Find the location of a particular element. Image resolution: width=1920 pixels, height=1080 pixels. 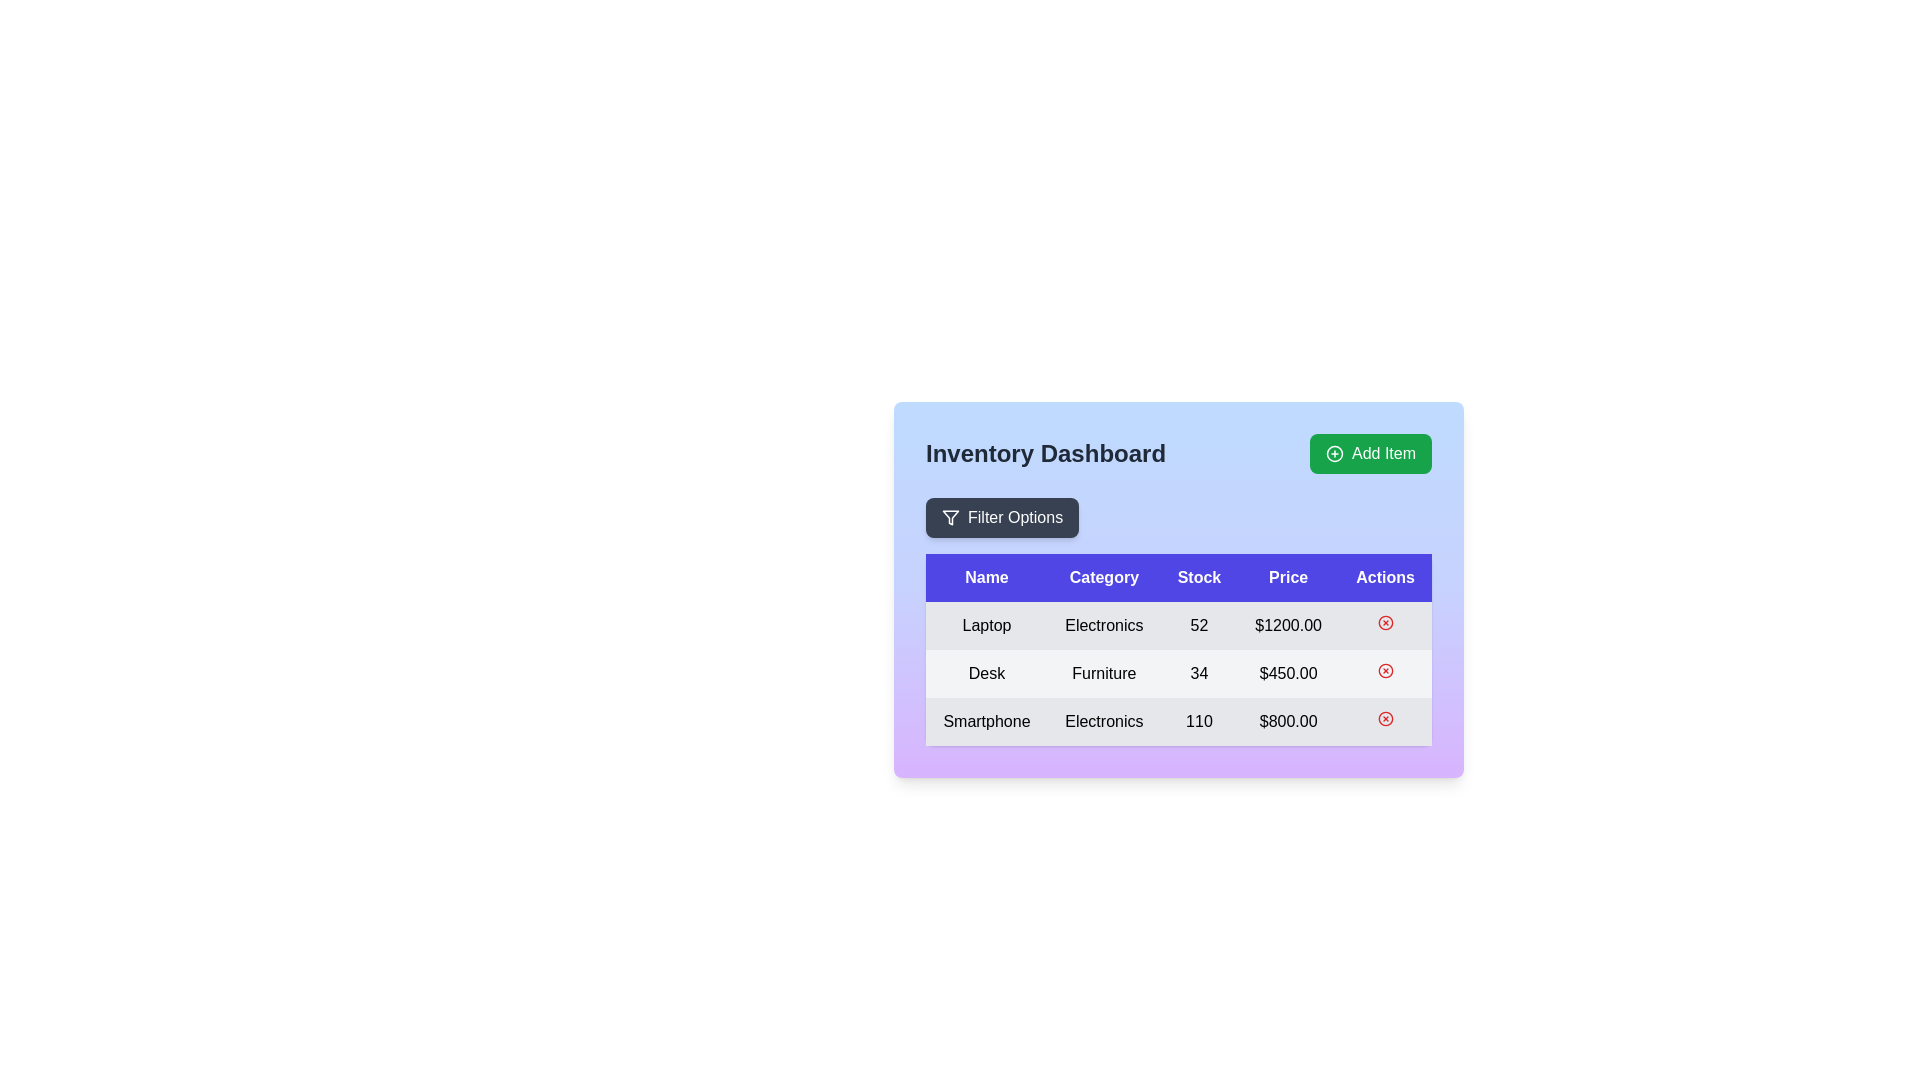

the delete button located in the last row under the 'Actions' column of the table is located at coordinates (1384, 671).